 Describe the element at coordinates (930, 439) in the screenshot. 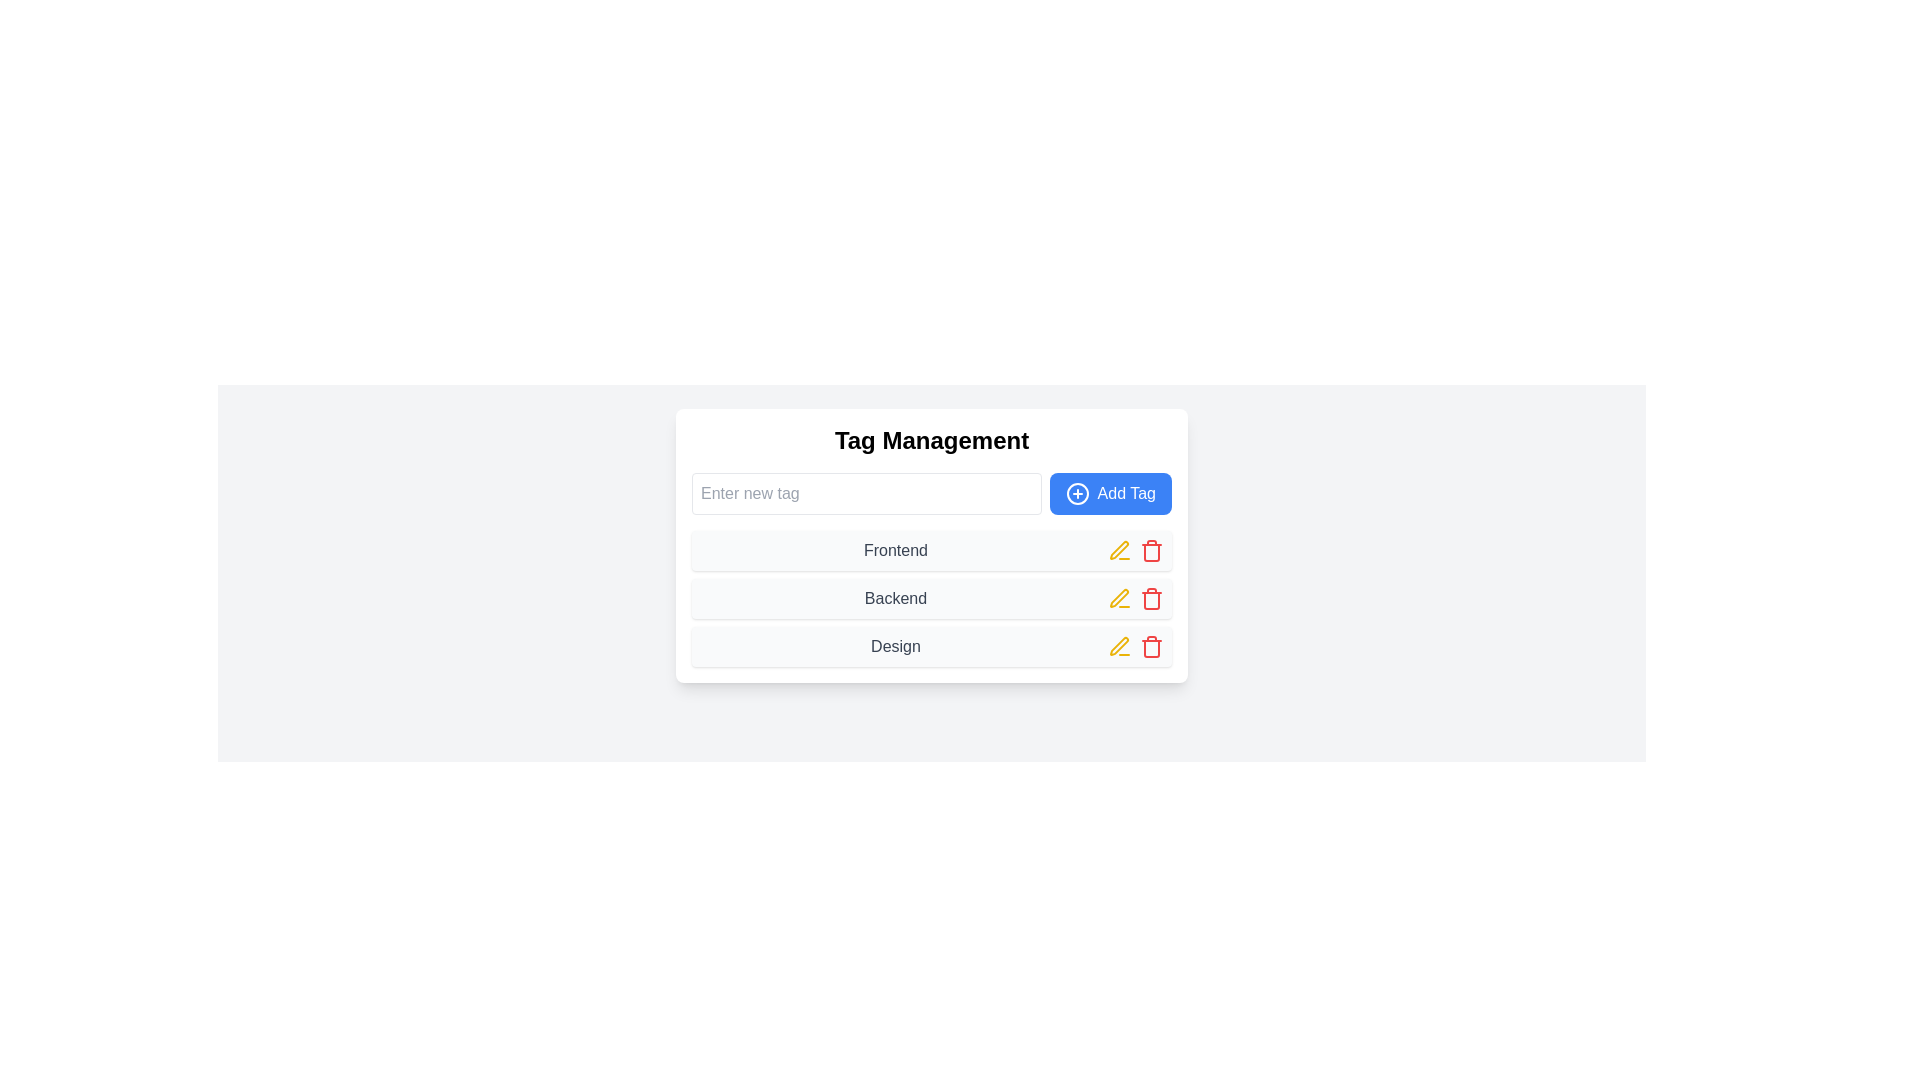

I see `the title text 'Tag Management' which is styled in a larger and bold font, located at the top of a card-like interface with rounded corners` at that location.